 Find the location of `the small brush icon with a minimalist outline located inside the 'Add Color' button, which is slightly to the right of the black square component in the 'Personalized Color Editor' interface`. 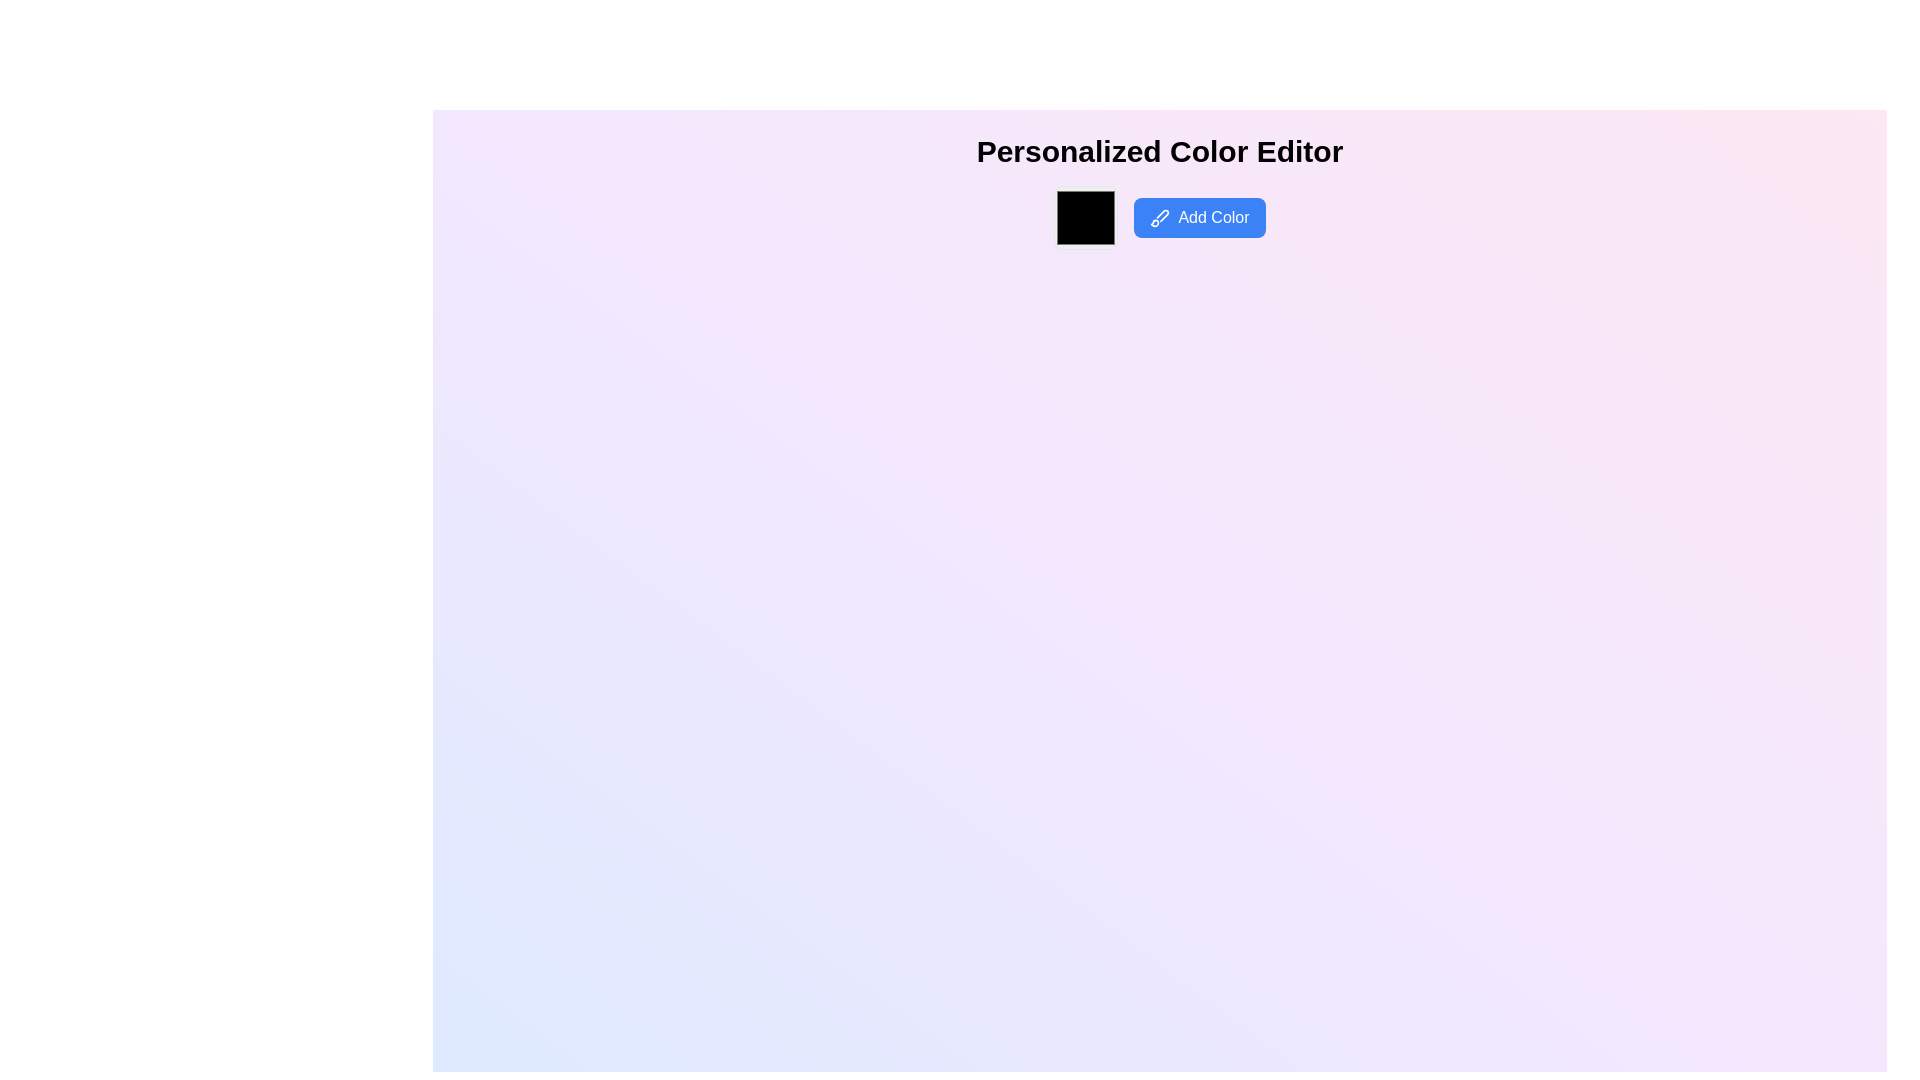

the small brush icon with a minimalist outline located inside the 'Add Color' button, which is slightly to the right of the black square component in the 'Personalized Color Editor' interface is located at coordinates (1160, 218).